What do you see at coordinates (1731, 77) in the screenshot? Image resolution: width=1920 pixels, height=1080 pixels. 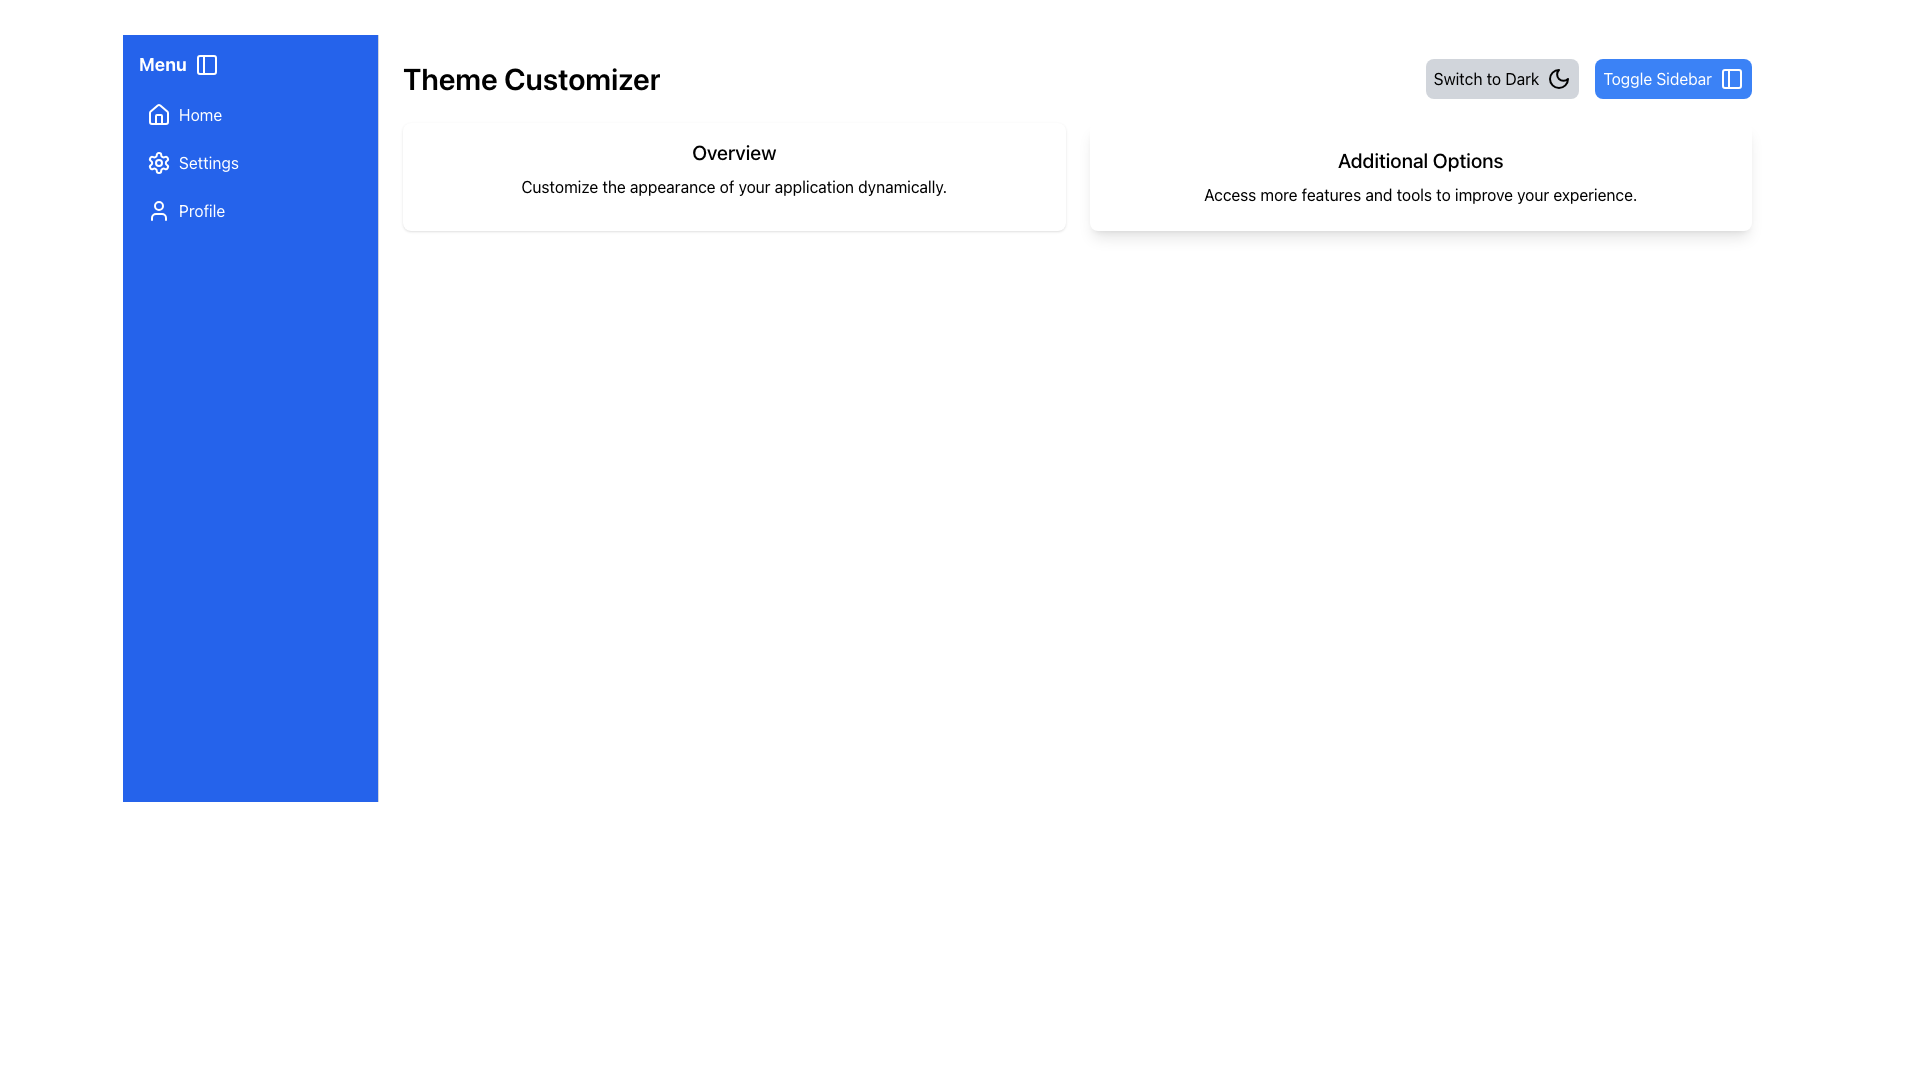 I see `the sidebar panel toggle icon, which is a graphic icon with a square and rounded corners located to the right side of the main interface, adjacent to the left edge of the Toggle Sidebar button` at bounding box center [1731, 77].